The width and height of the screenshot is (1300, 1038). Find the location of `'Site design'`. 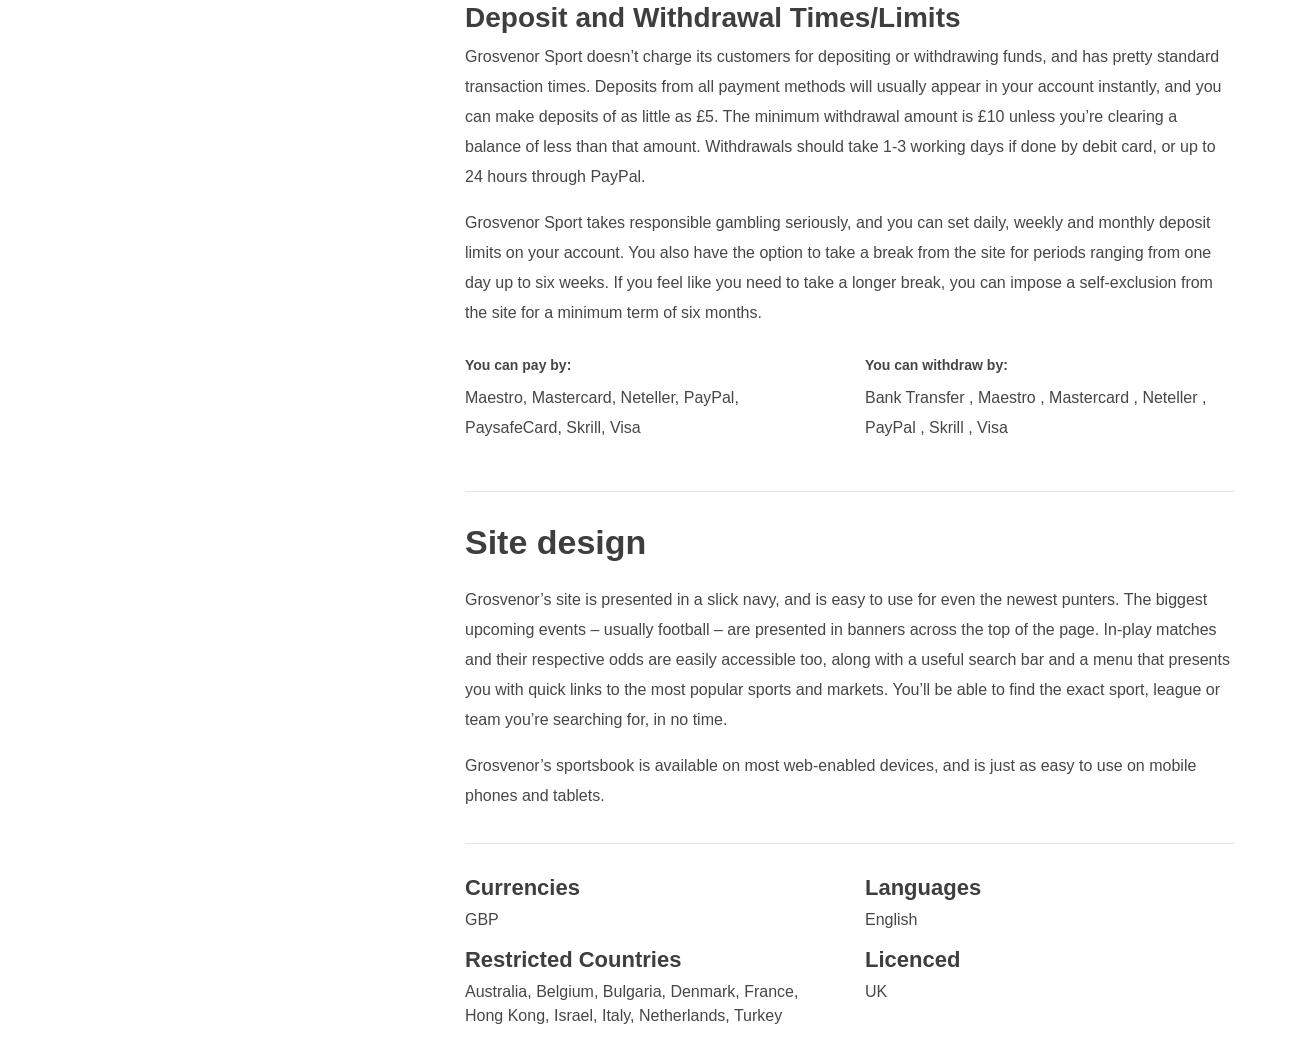

'Site design' is located at coordinates (553, 540).